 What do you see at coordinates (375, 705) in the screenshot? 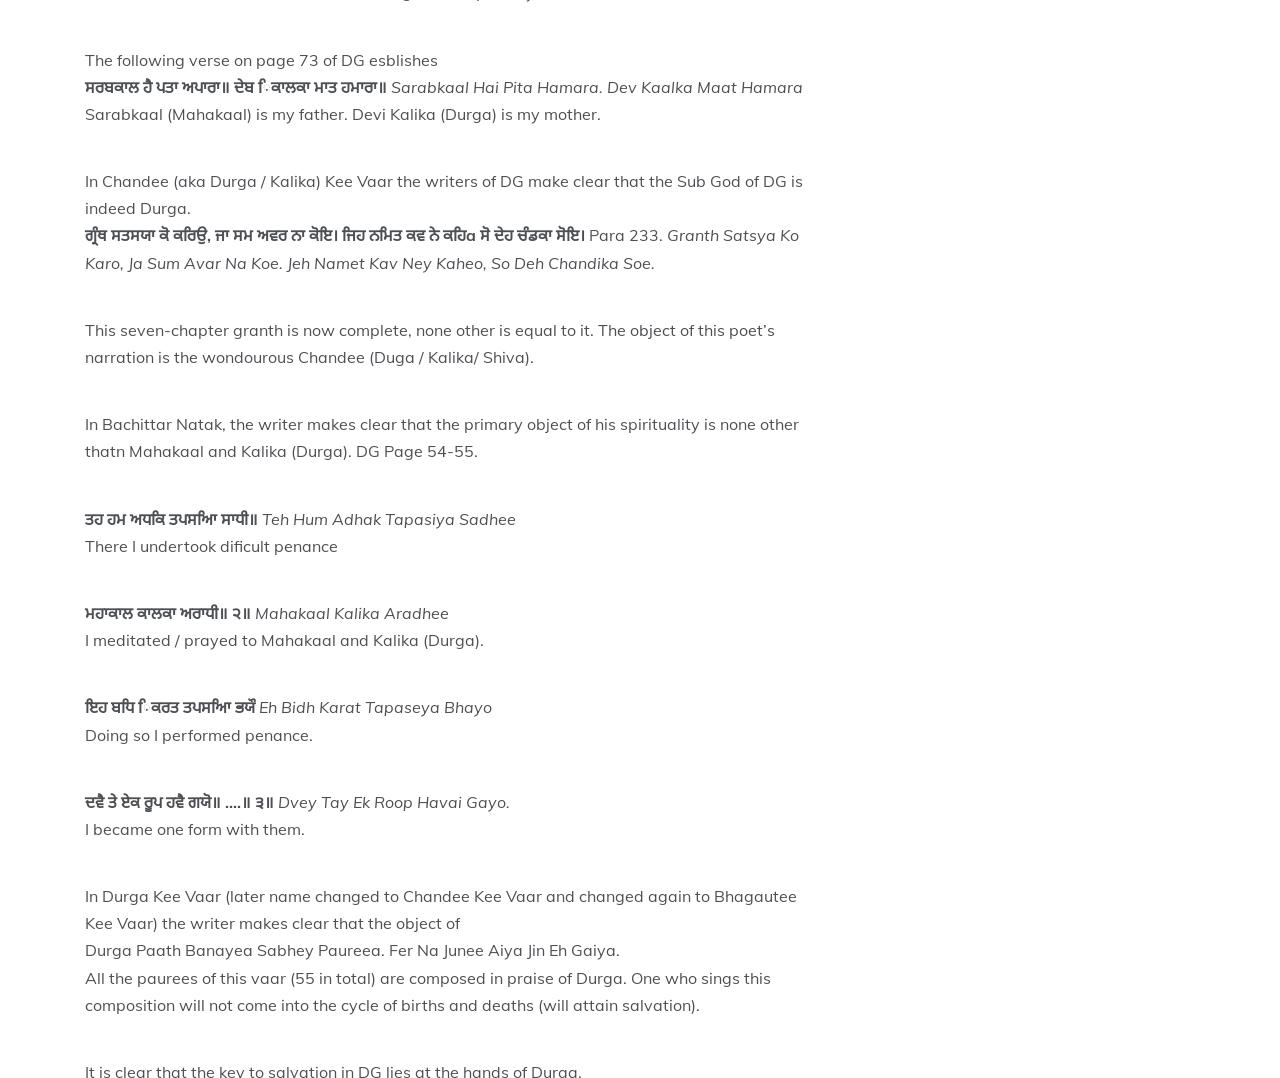
I see `'Eh Bidh Karat Tapaseya Bhayo'` at bounding box center [375, 705].